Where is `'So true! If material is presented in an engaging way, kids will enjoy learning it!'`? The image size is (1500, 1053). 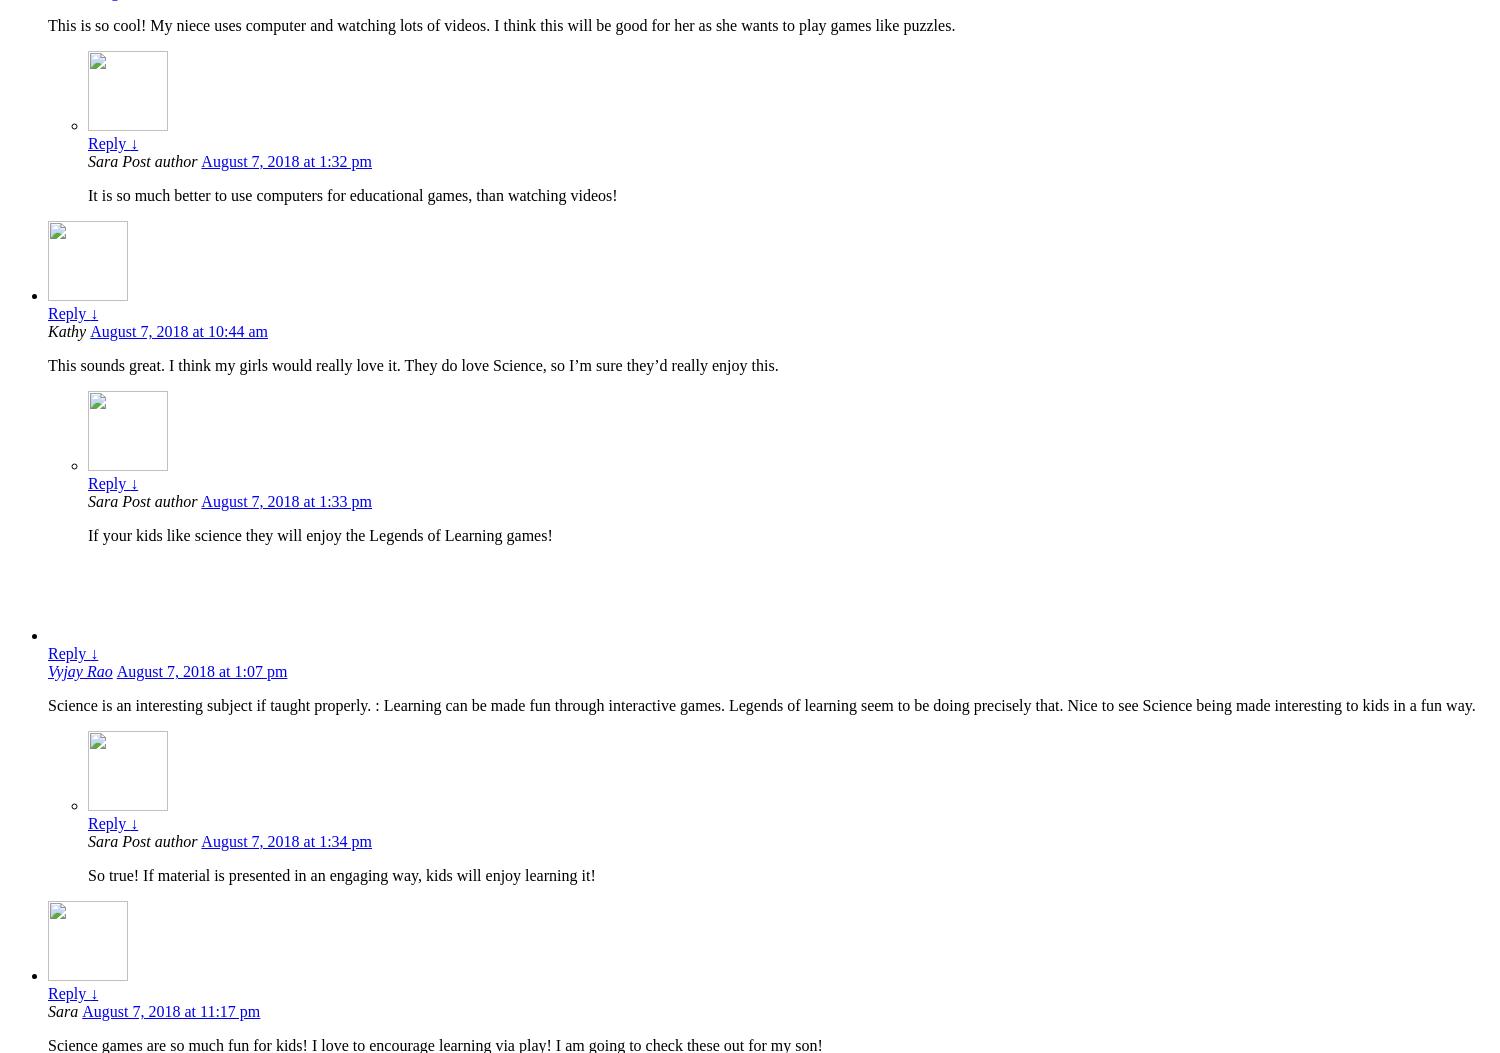 'So true! If material is presented in an engaging way, kids will enjoy learning it!' is located at coordinates (340, 875).